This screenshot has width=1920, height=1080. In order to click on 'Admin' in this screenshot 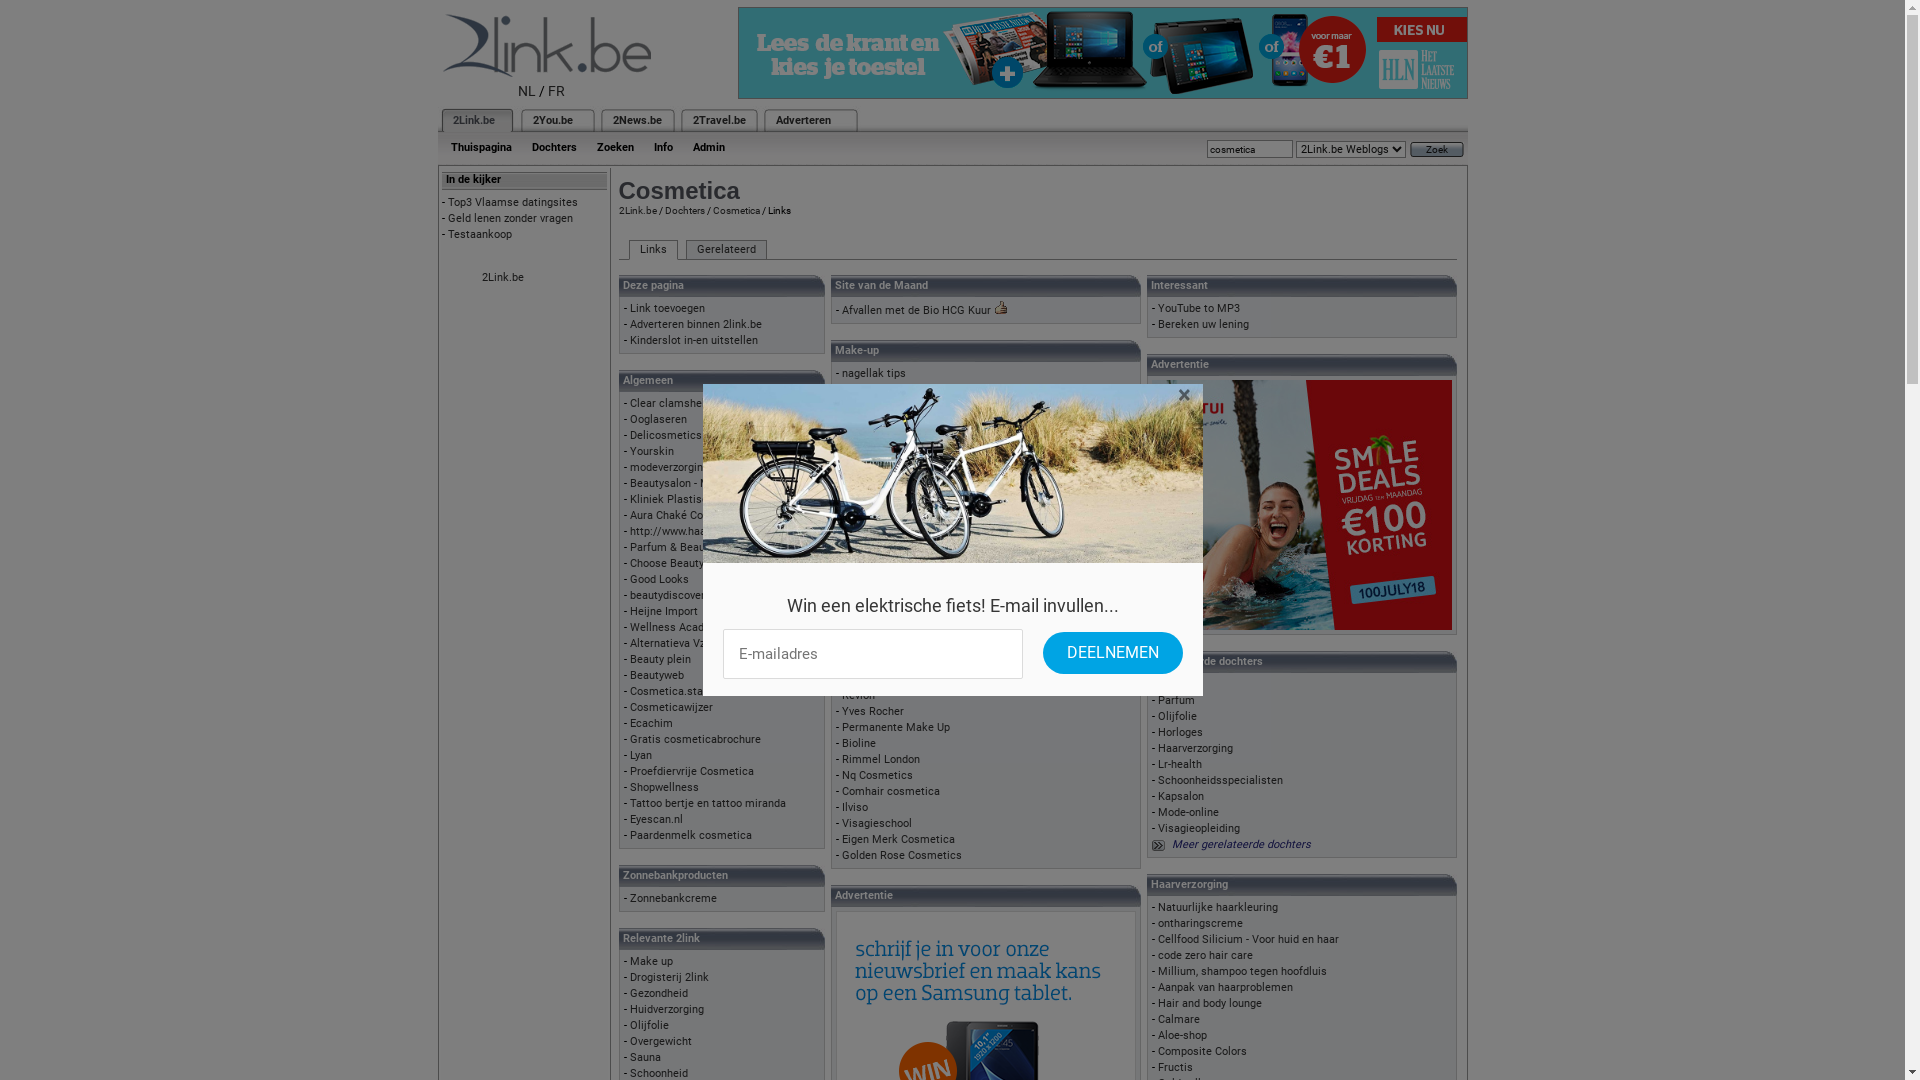, I will do `click(708, 146)`.